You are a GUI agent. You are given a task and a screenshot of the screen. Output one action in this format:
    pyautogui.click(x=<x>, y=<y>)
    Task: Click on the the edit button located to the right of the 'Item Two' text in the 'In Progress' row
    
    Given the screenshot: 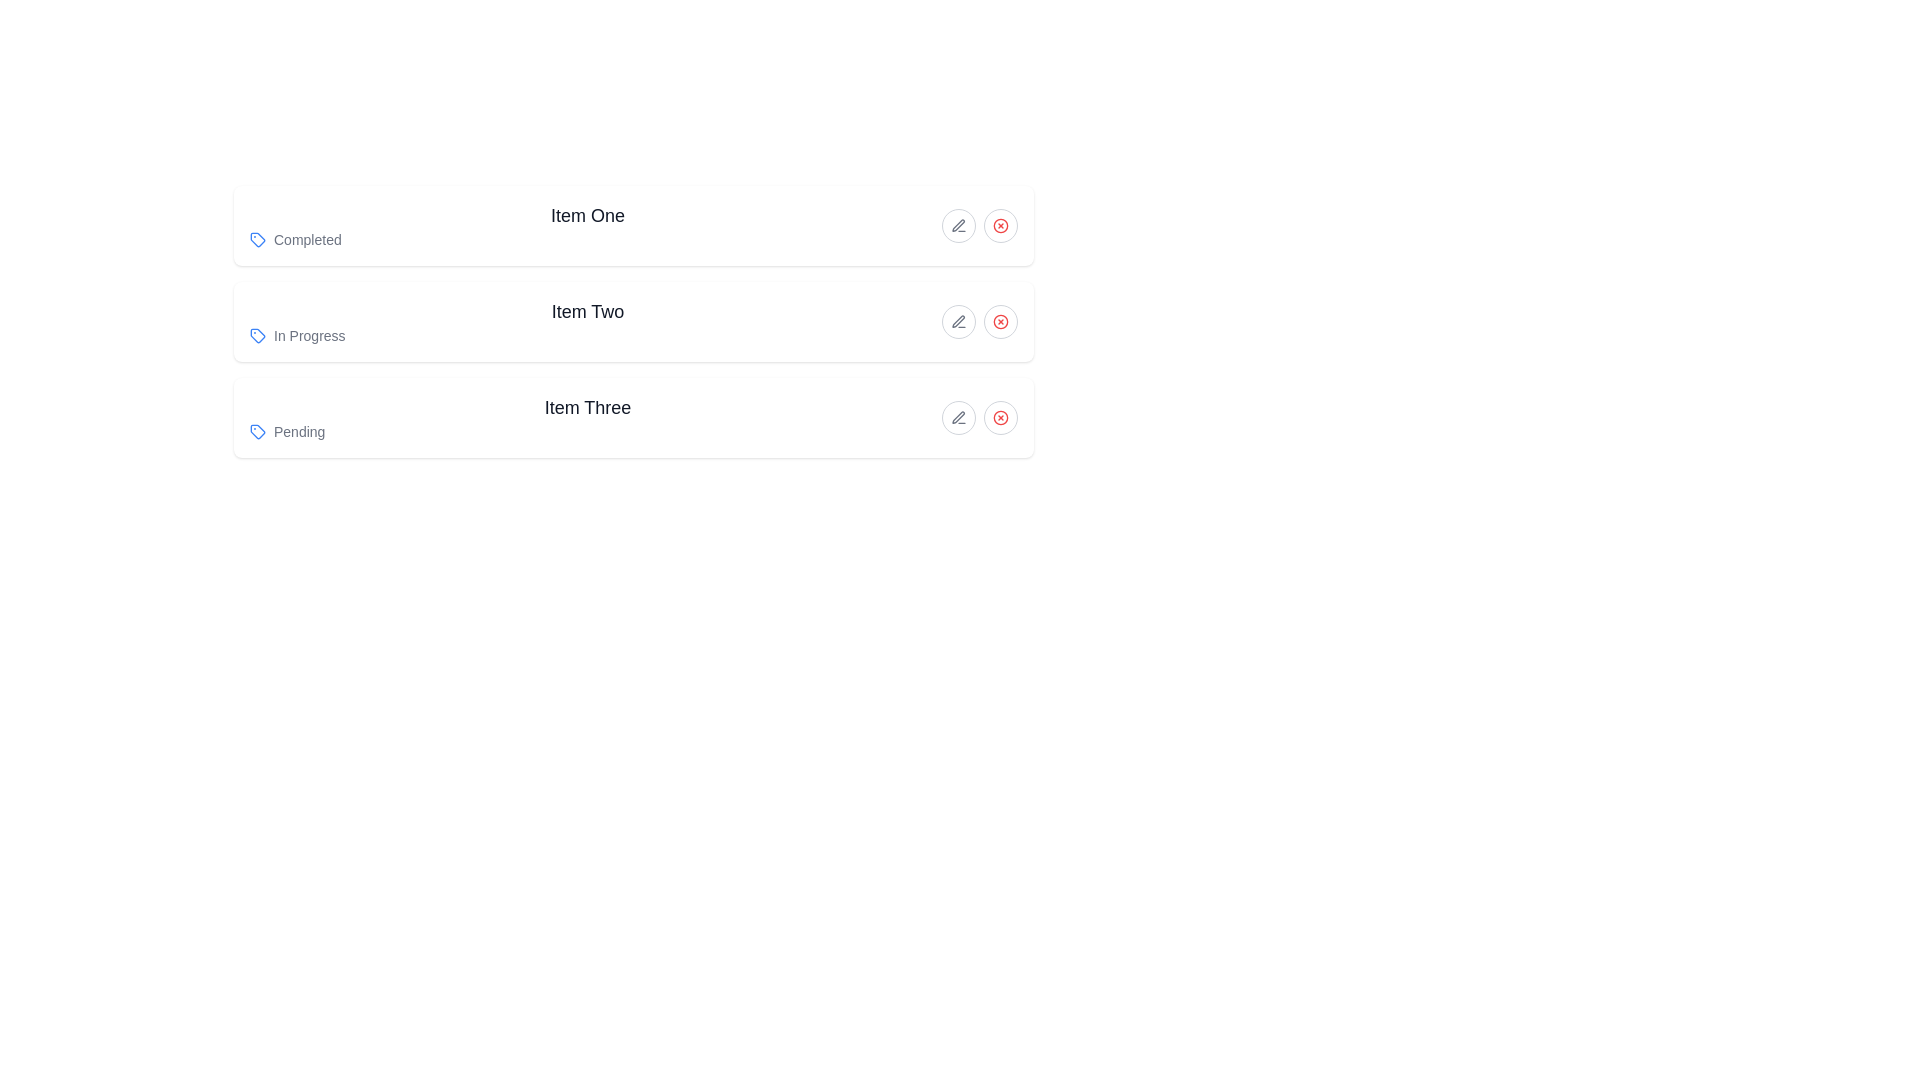 What is the action you would take?
    pyautogui.click(x=958, y=320)
    